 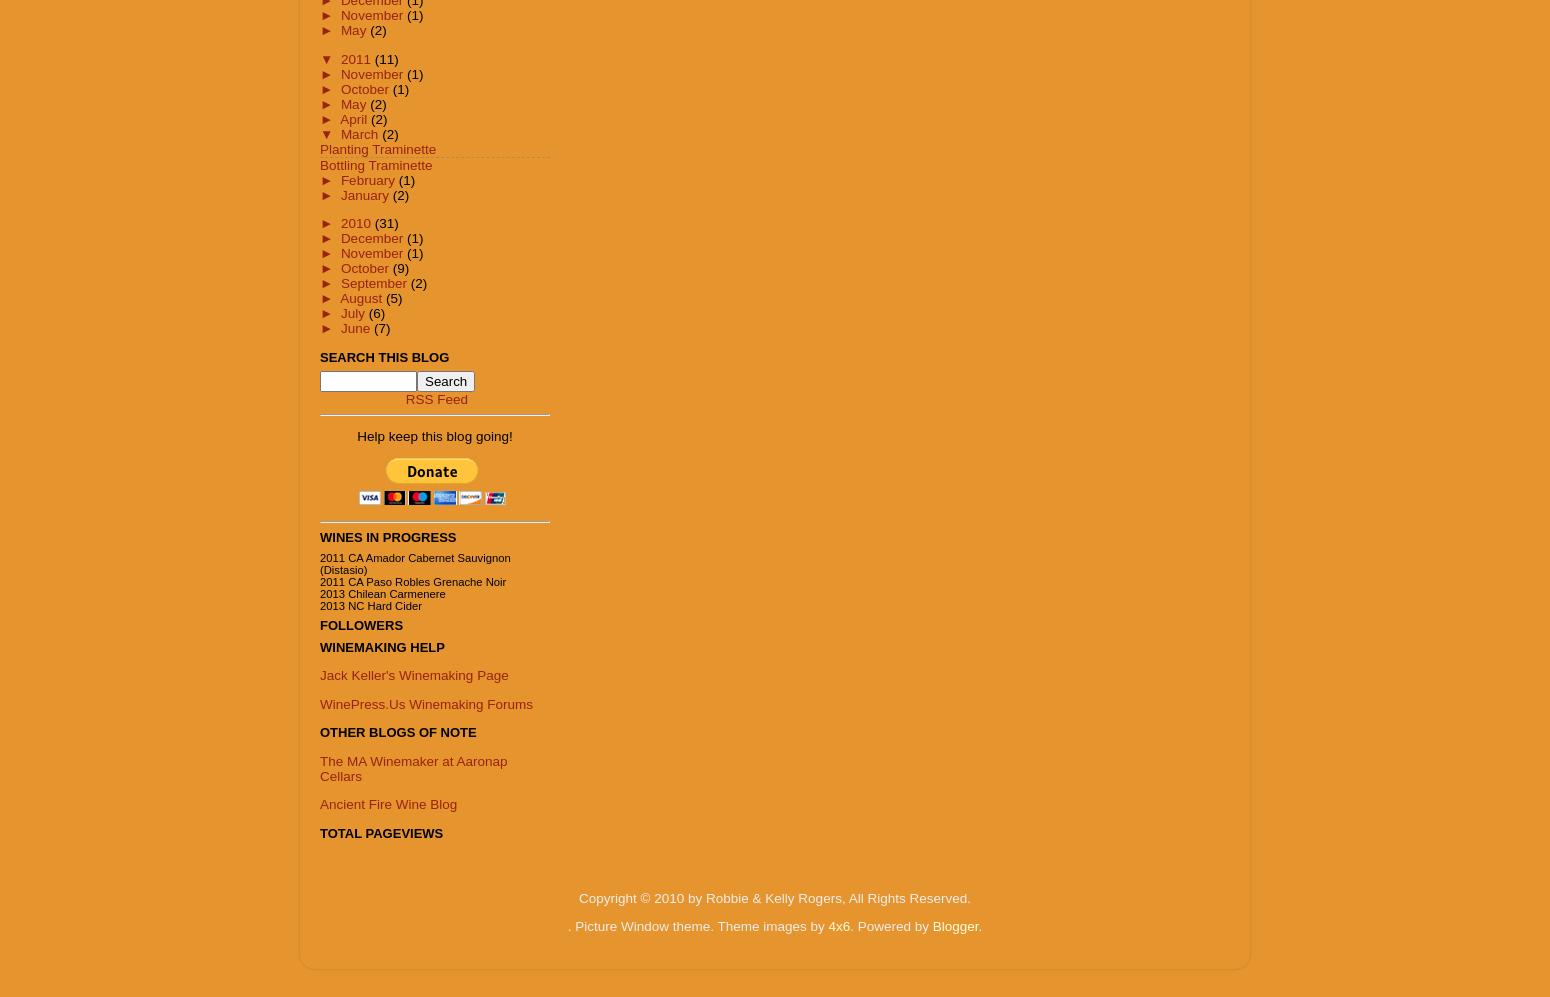 What do you see at coordinates (360, 624) in the screenshot?
I see `'Followers'` at bounding box center [360, 624].